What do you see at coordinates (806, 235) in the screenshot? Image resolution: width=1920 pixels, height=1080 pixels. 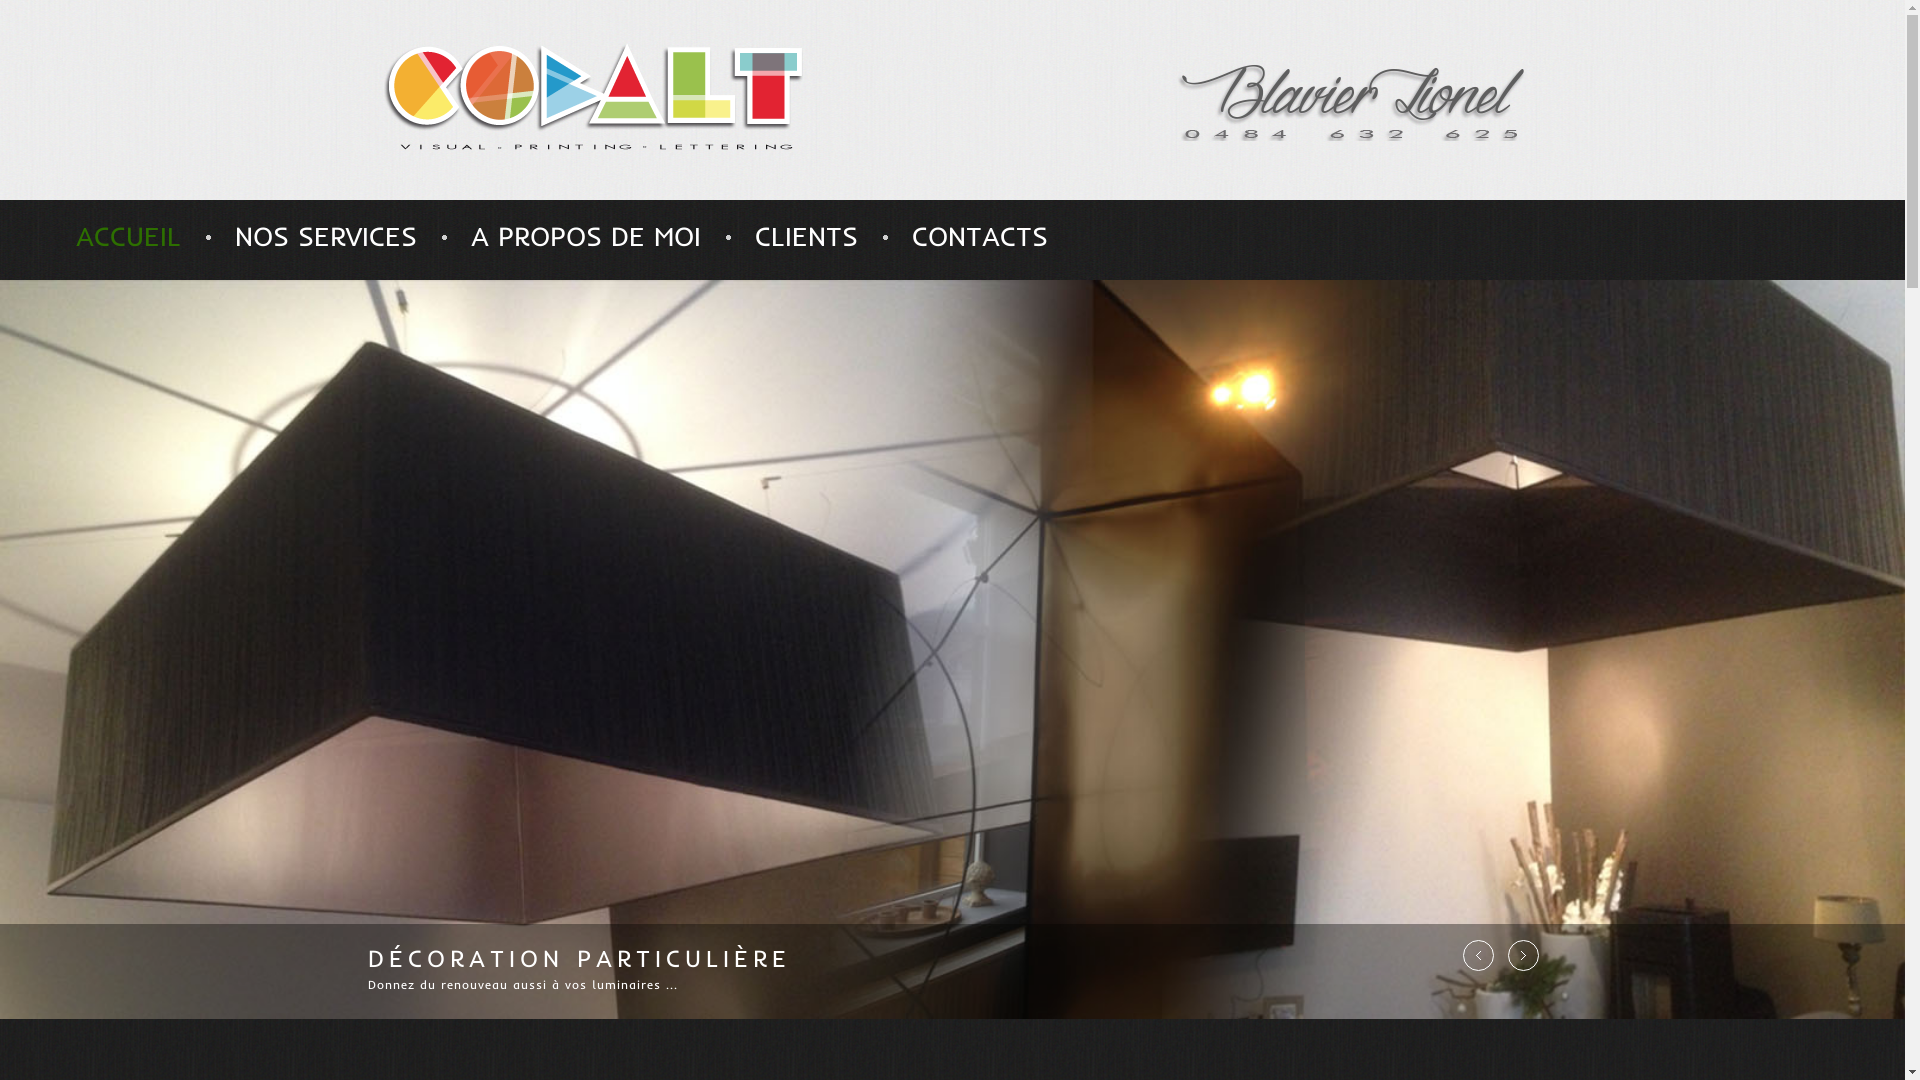 I see `'CLIENTS'` at bounding box center [806, 235].